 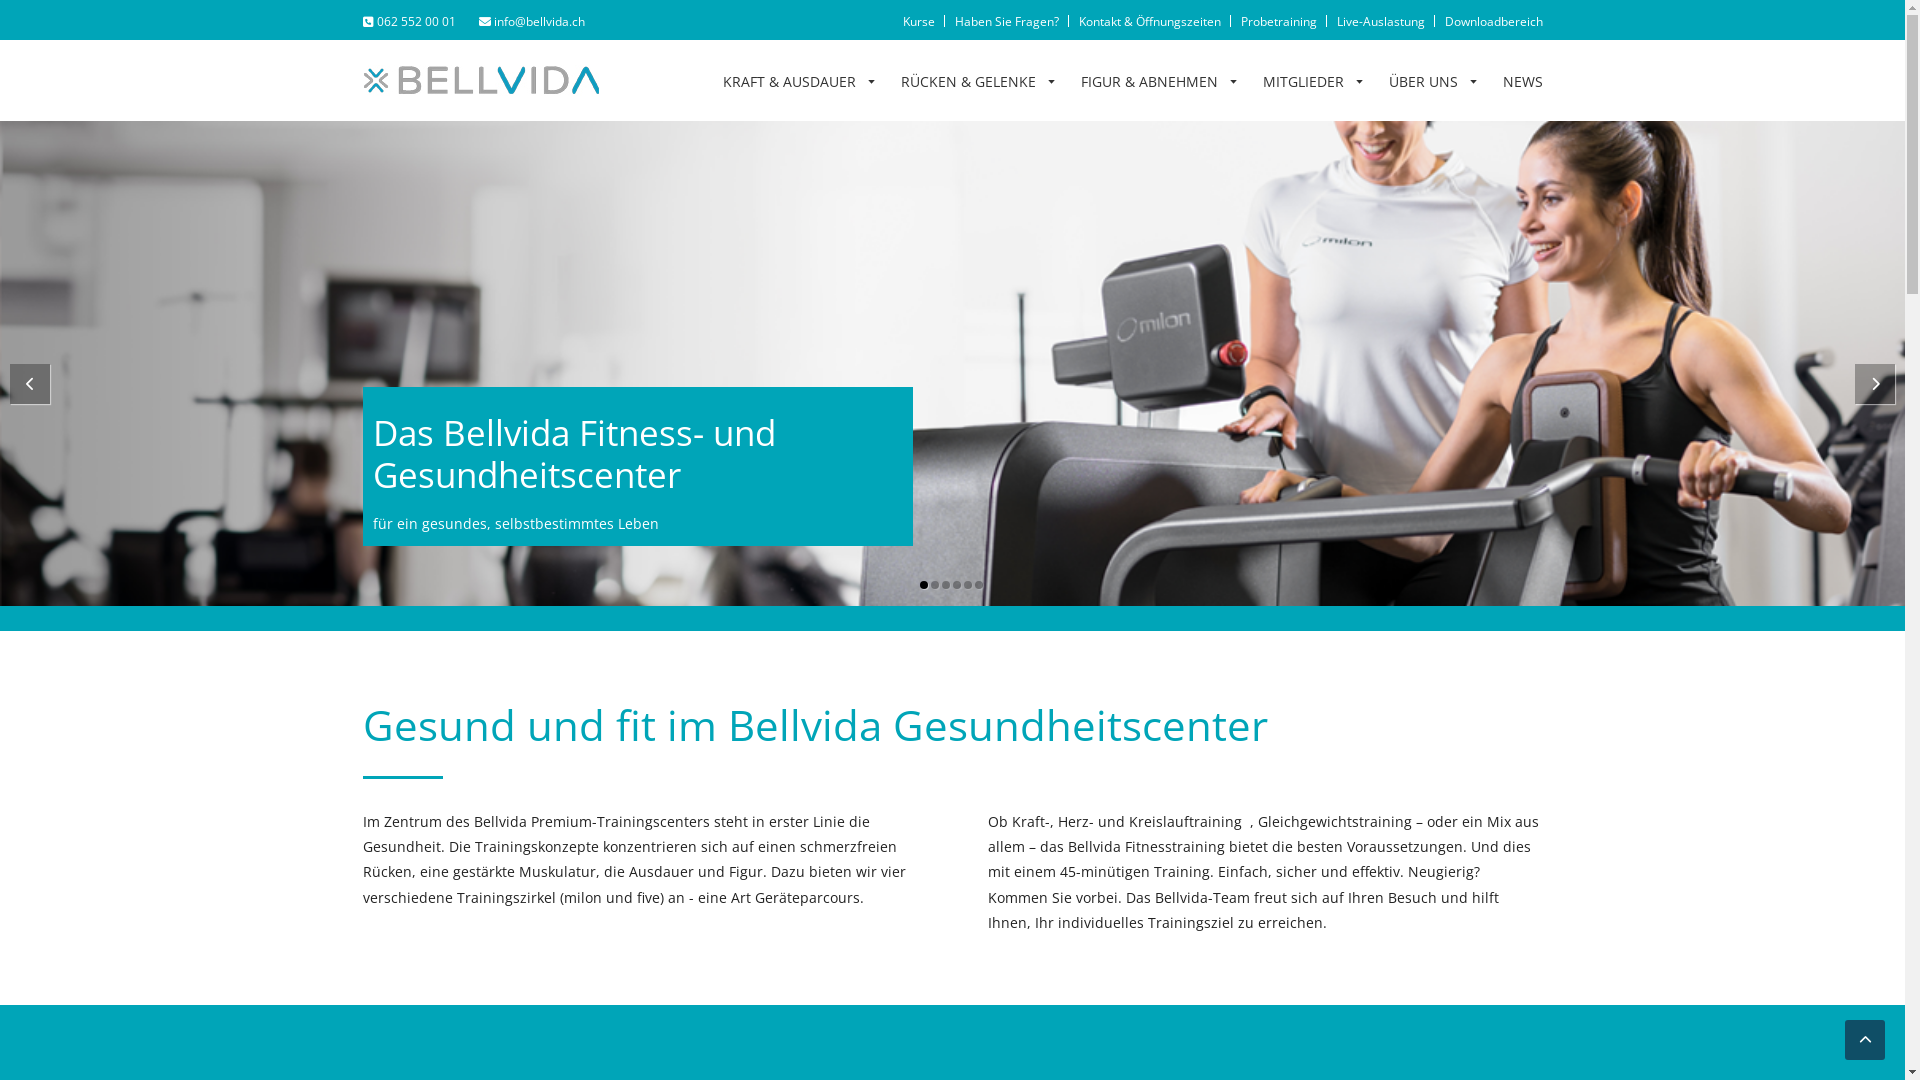 I want to click on 'MITGLIEDER', so click(x=1315, y=80).